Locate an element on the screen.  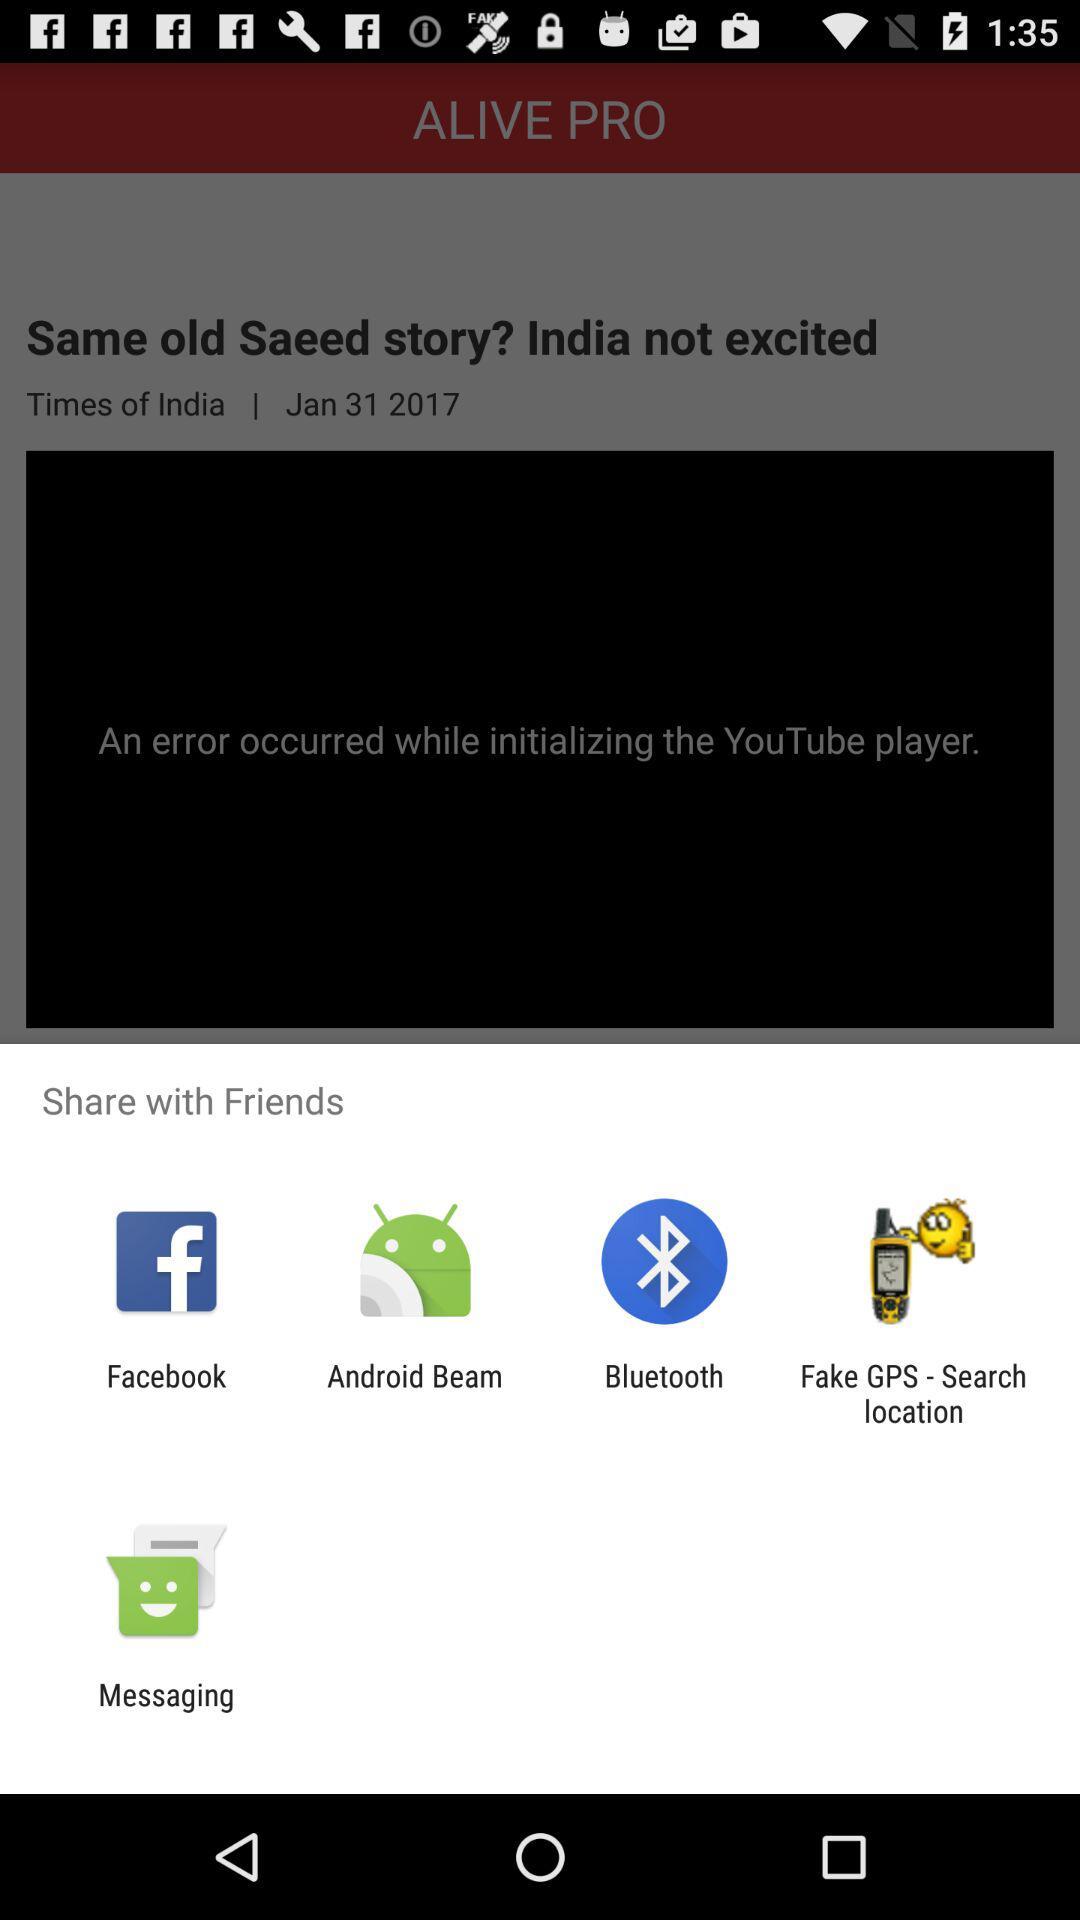
facebook item is located at coordinates (165, 1392).